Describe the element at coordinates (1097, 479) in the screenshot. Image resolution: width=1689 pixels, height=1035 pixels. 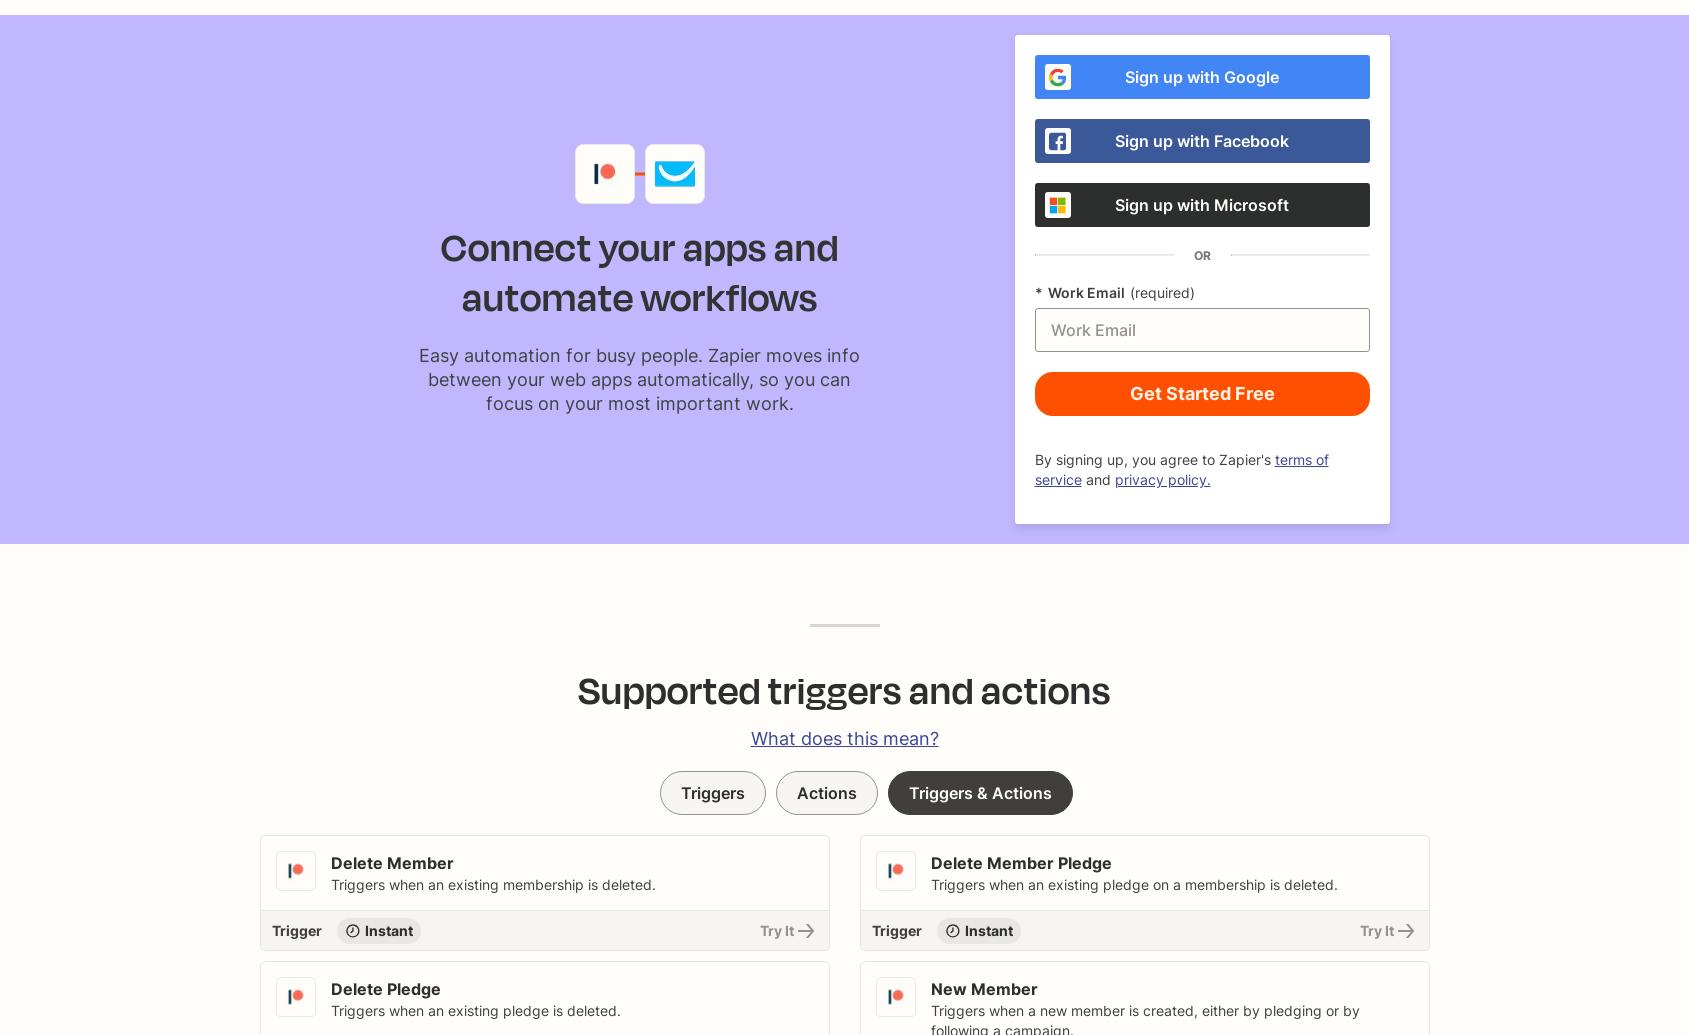
I see `'and'` at that location.